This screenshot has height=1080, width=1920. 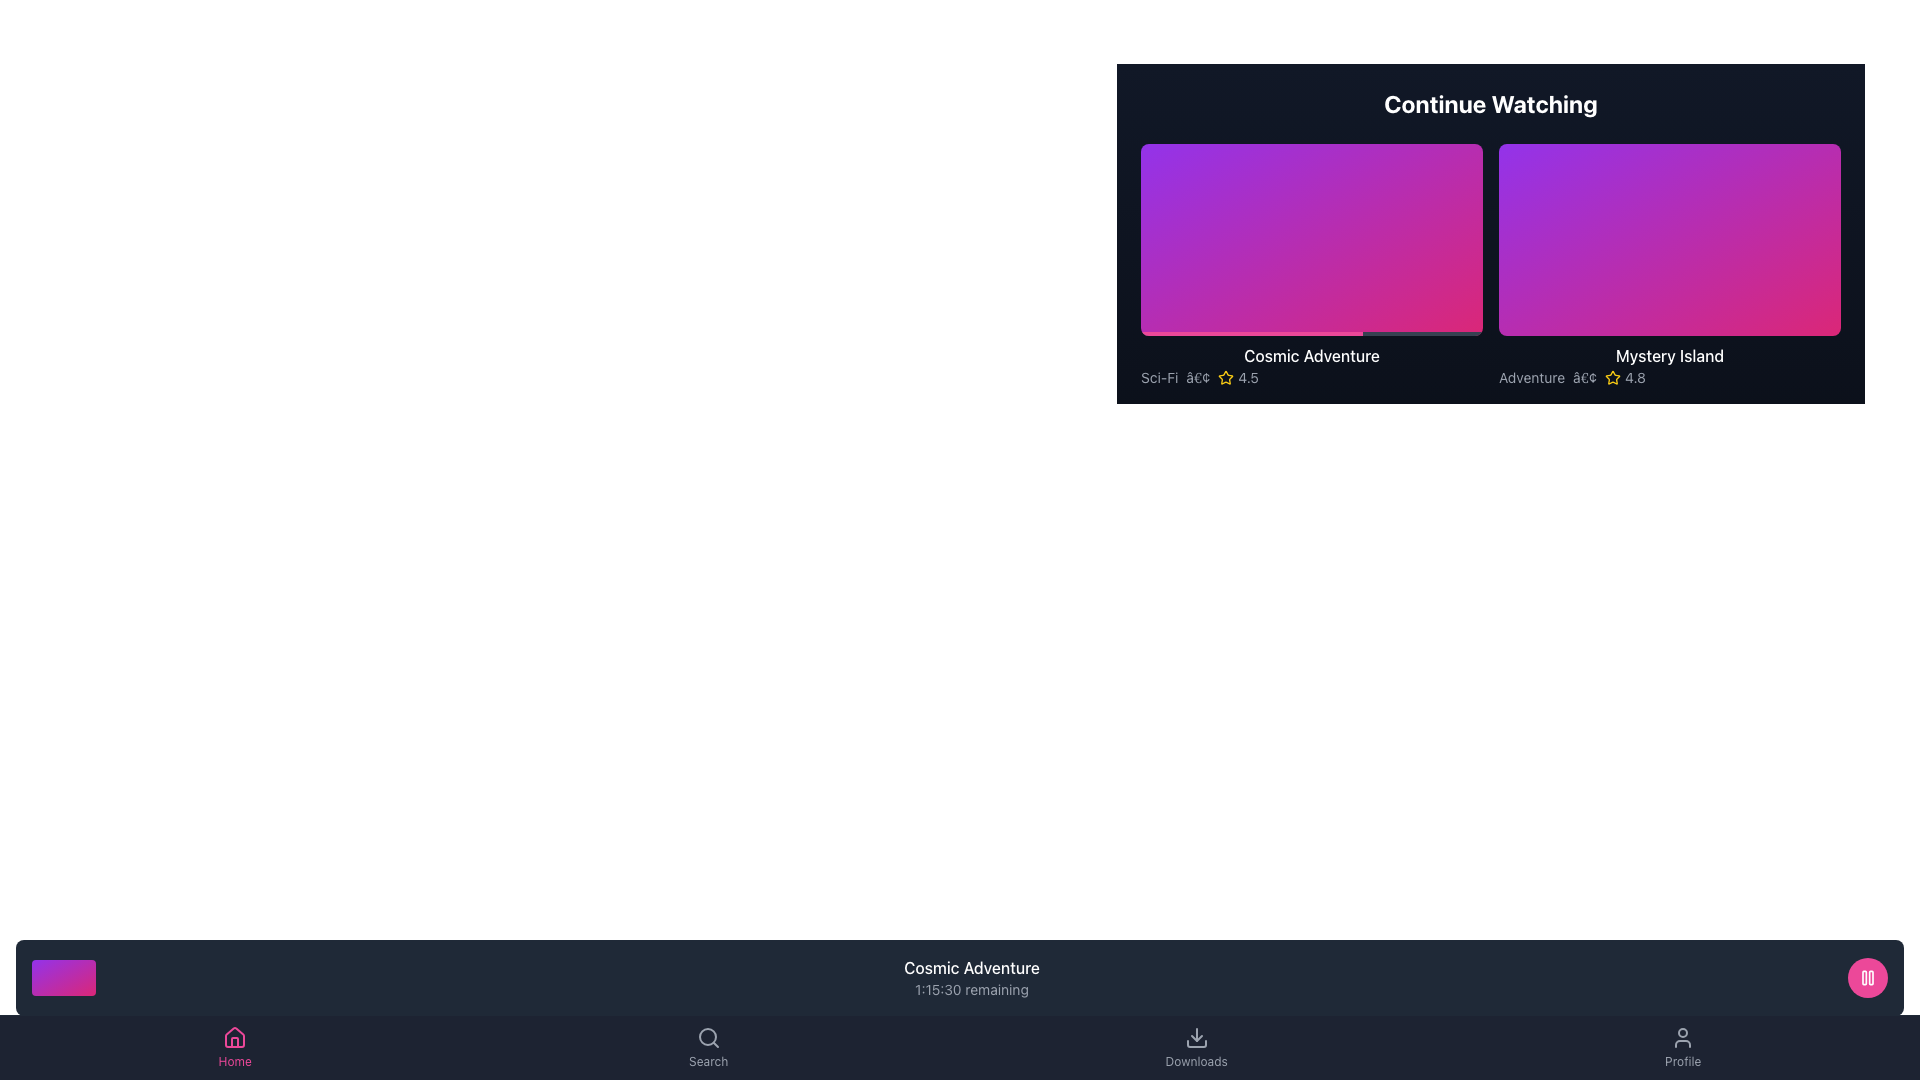 I want to click on the interactive thumbnail for 'Mystery Island' located in the 'Continue Watching' section on the right side of the similar gradient rectangles, so click(x=1670, y=238).